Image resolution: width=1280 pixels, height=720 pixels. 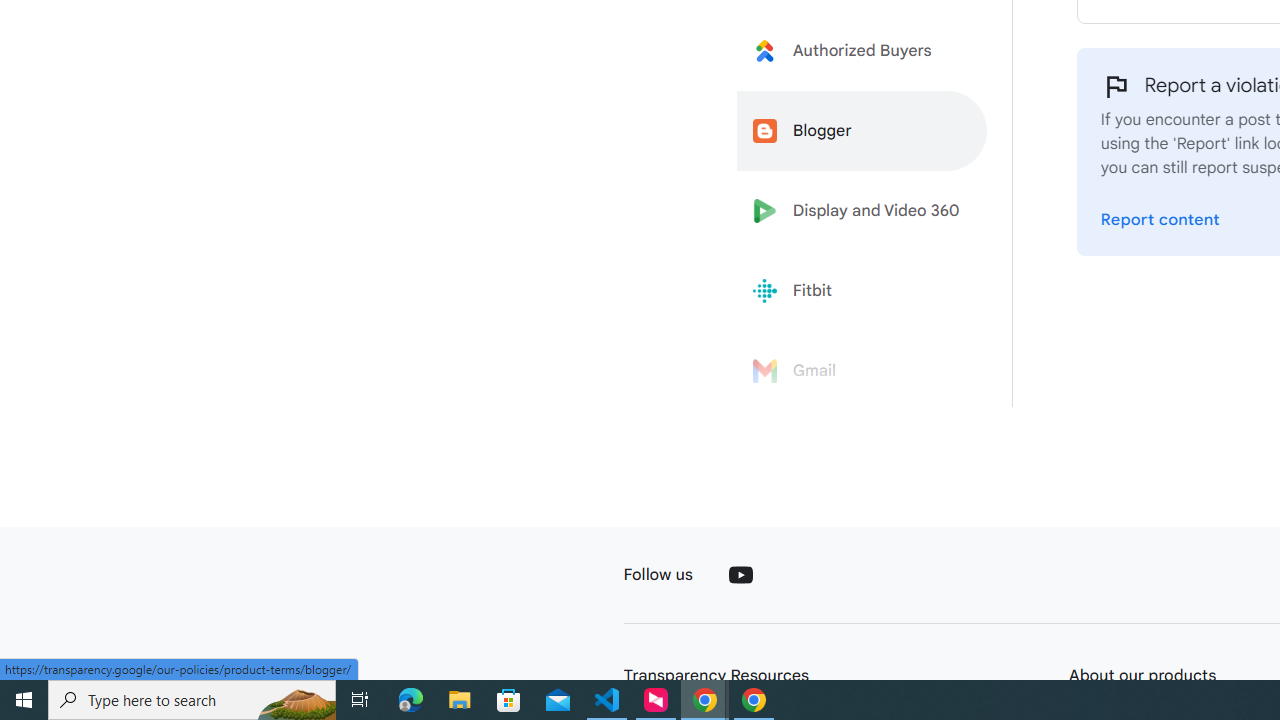 I want to click on 'YouTube', so click(x=739, y=574).